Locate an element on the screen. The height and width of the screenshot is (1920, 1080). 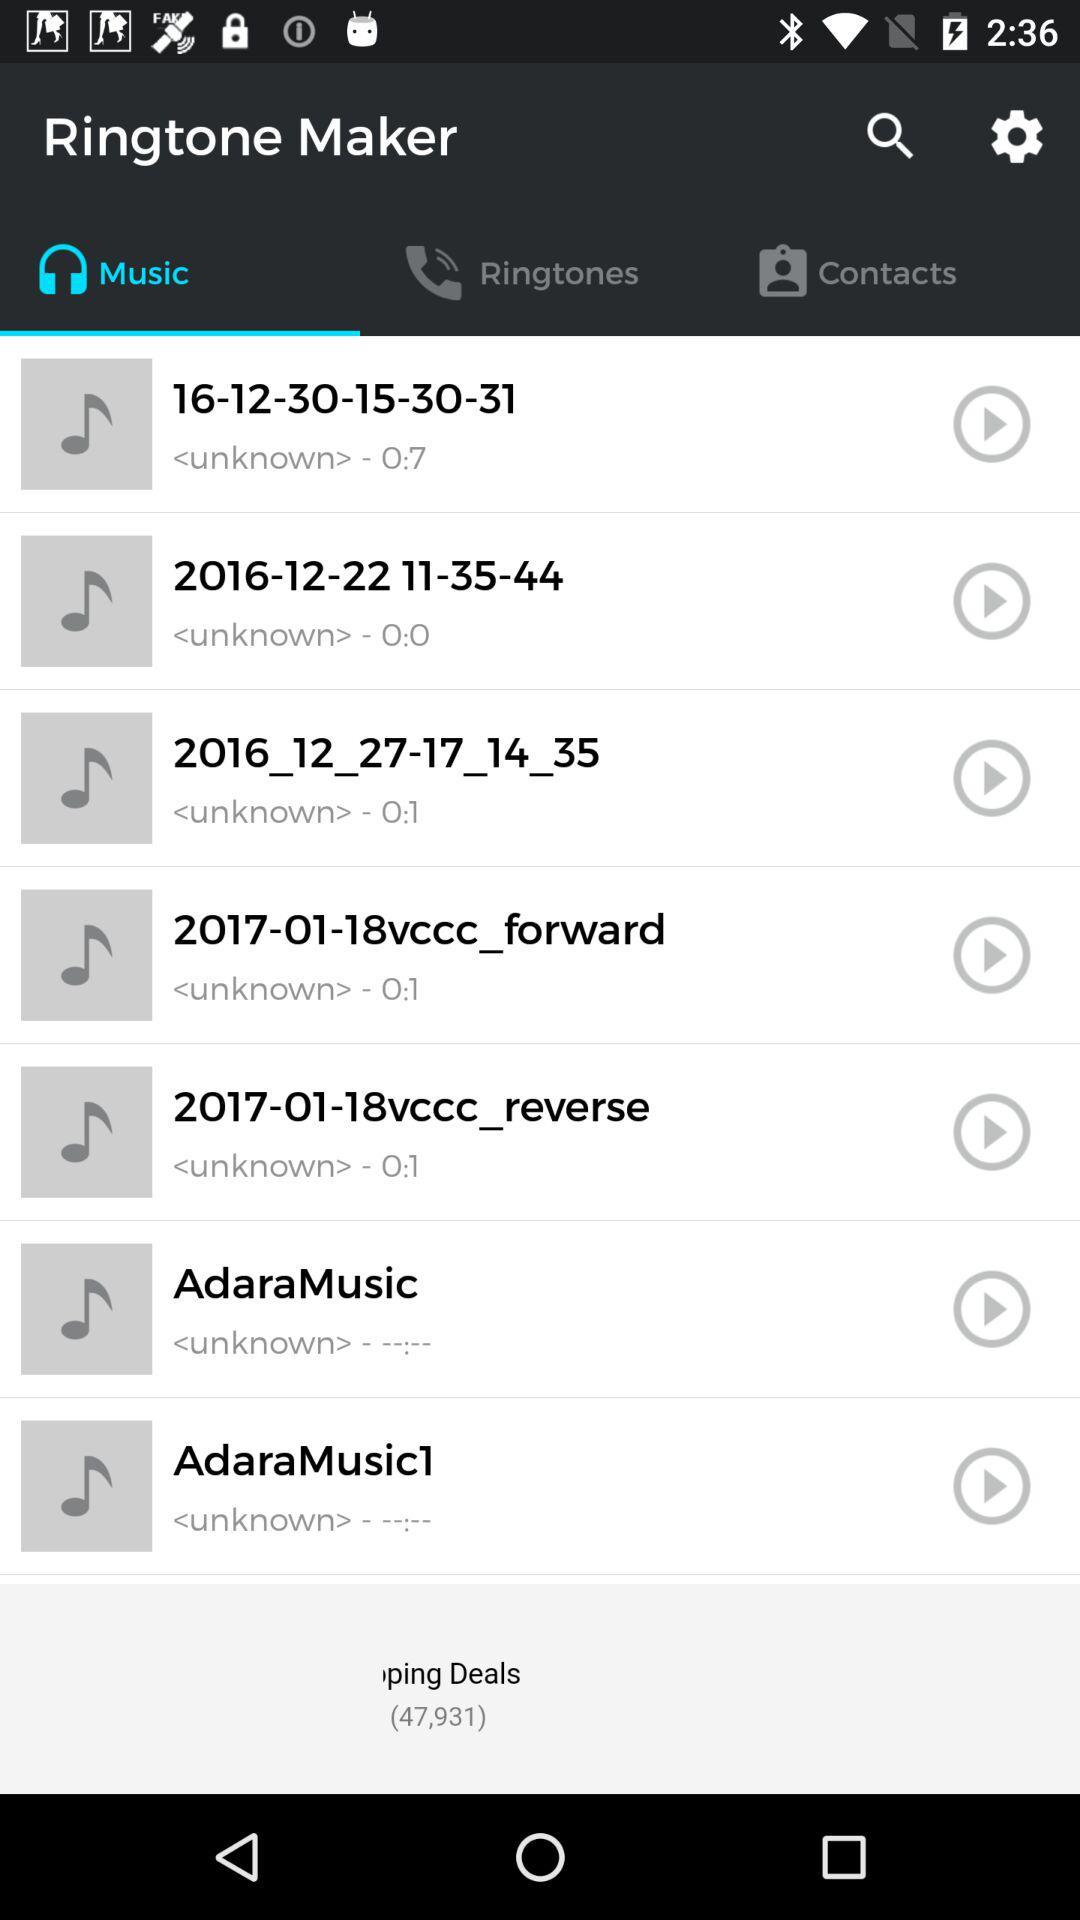
audio is located at coordinates (991, 777).